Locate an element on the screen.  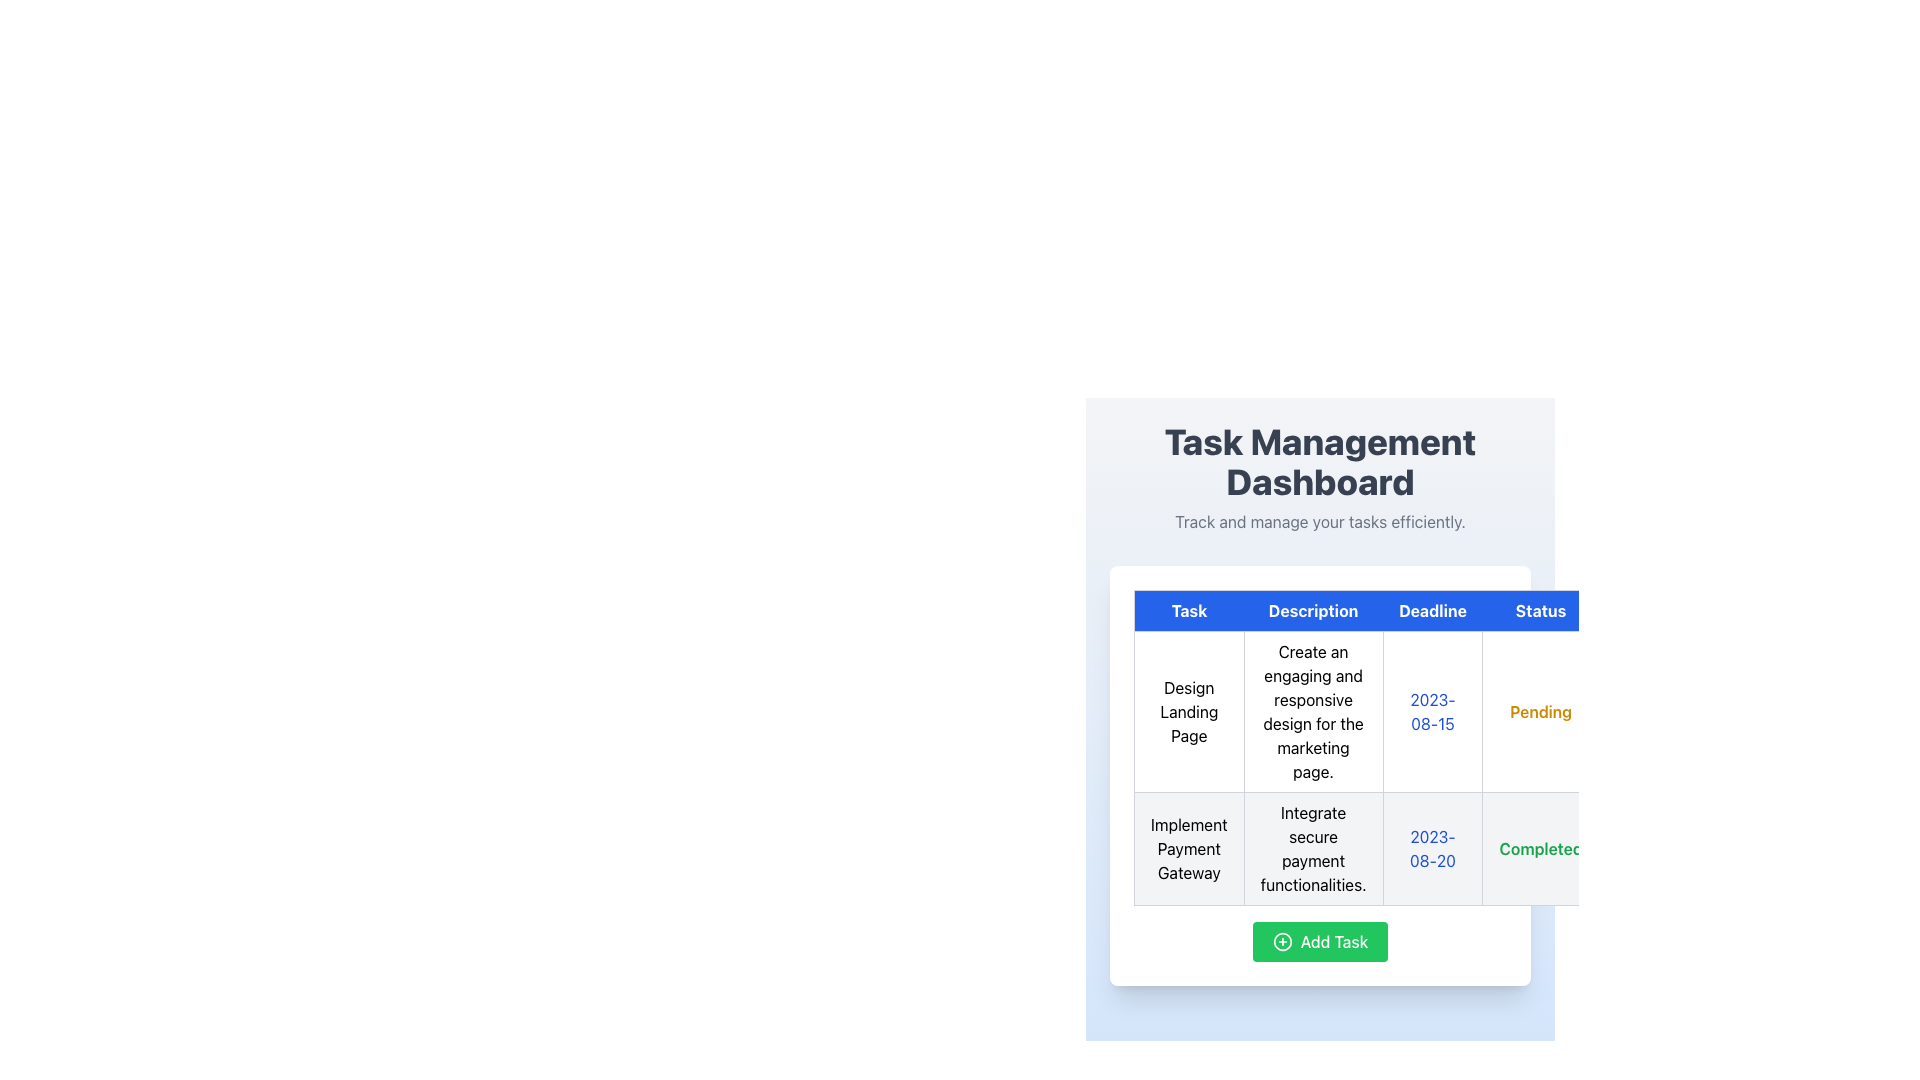
the Text Label element displaying 'Design Landing Page', which is located in the first column of the first row beneath the 'Task' header is located at coordinates (1189, 711).